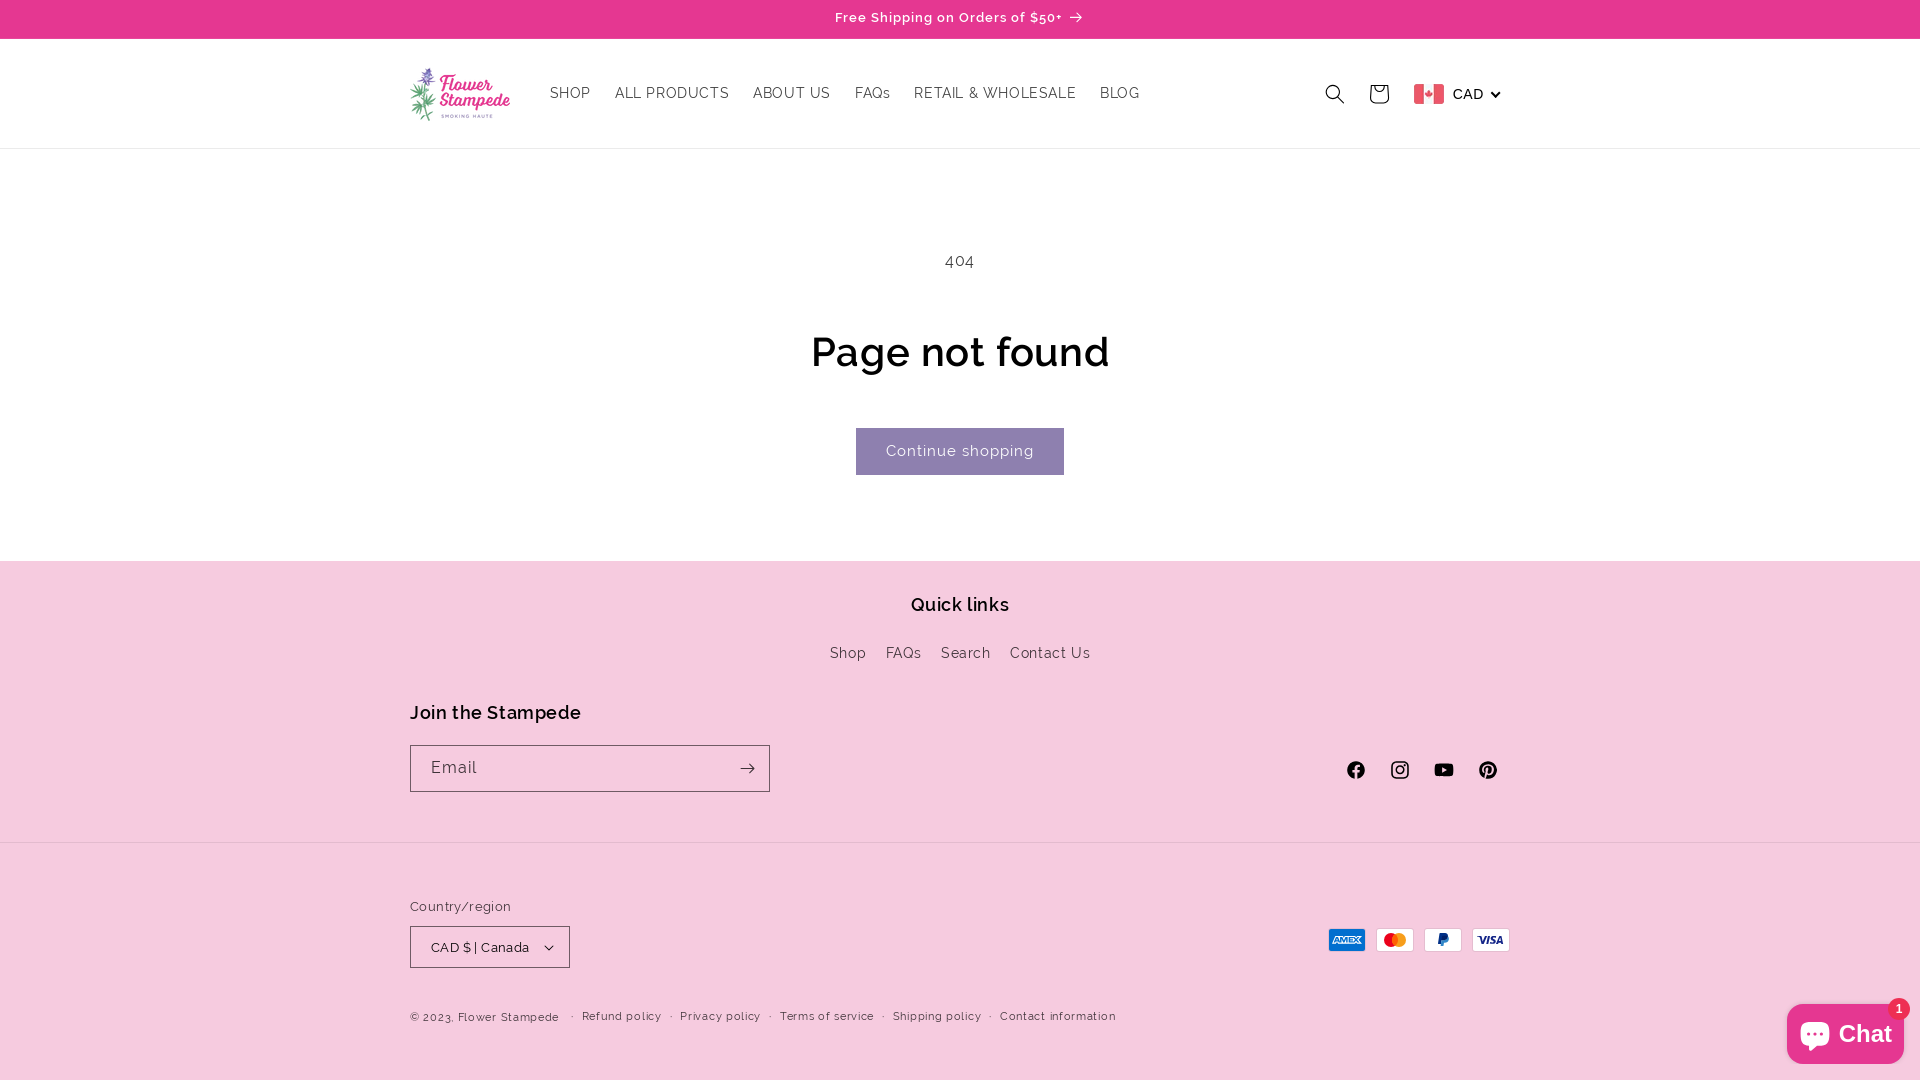 The image size is (1920, 1080). What do you see at coordinates (1780, 1029) in the screenshot?
I see `'Shopify online store chat'` at bounding box center [1780, 1029].